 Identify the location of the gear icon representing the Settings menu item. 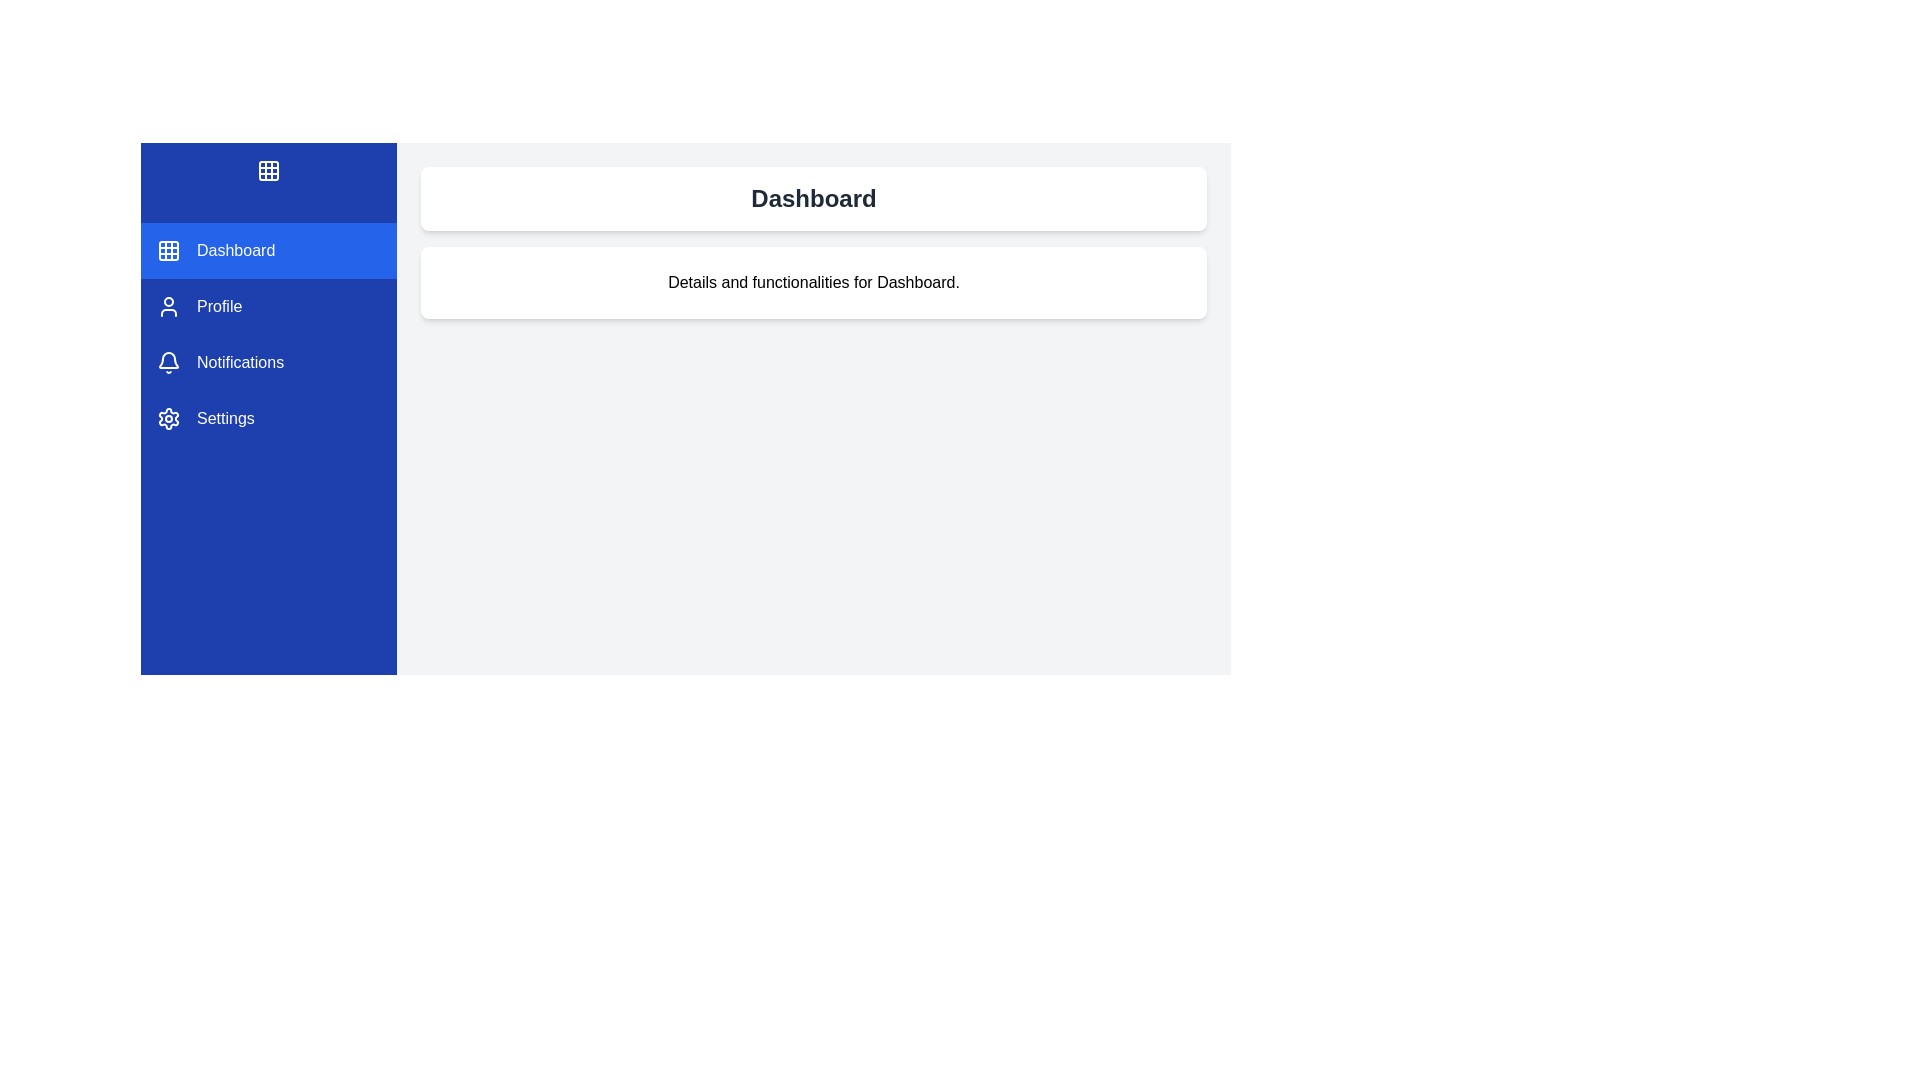
(168, 418).